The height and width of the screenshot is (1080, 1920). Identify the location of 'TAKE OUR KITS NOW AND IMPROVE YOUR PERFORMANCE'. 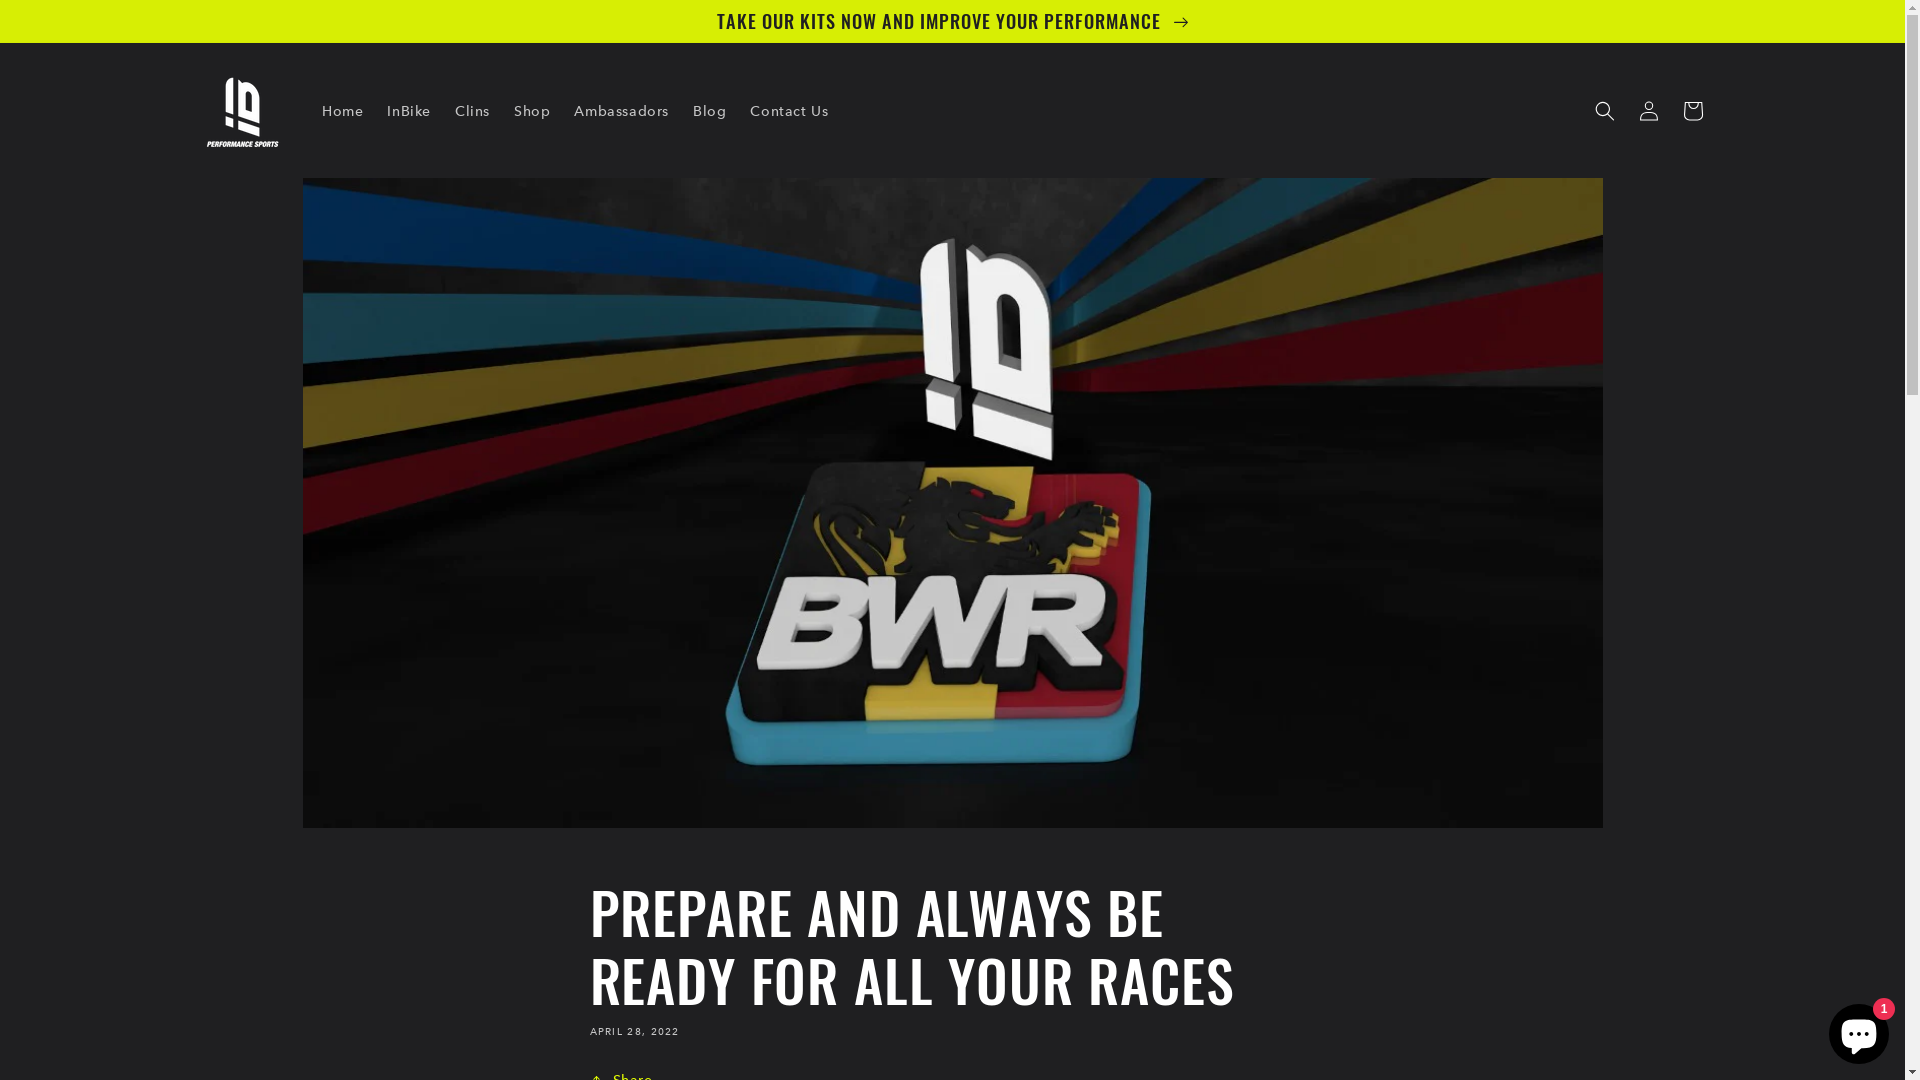
(0, 20).